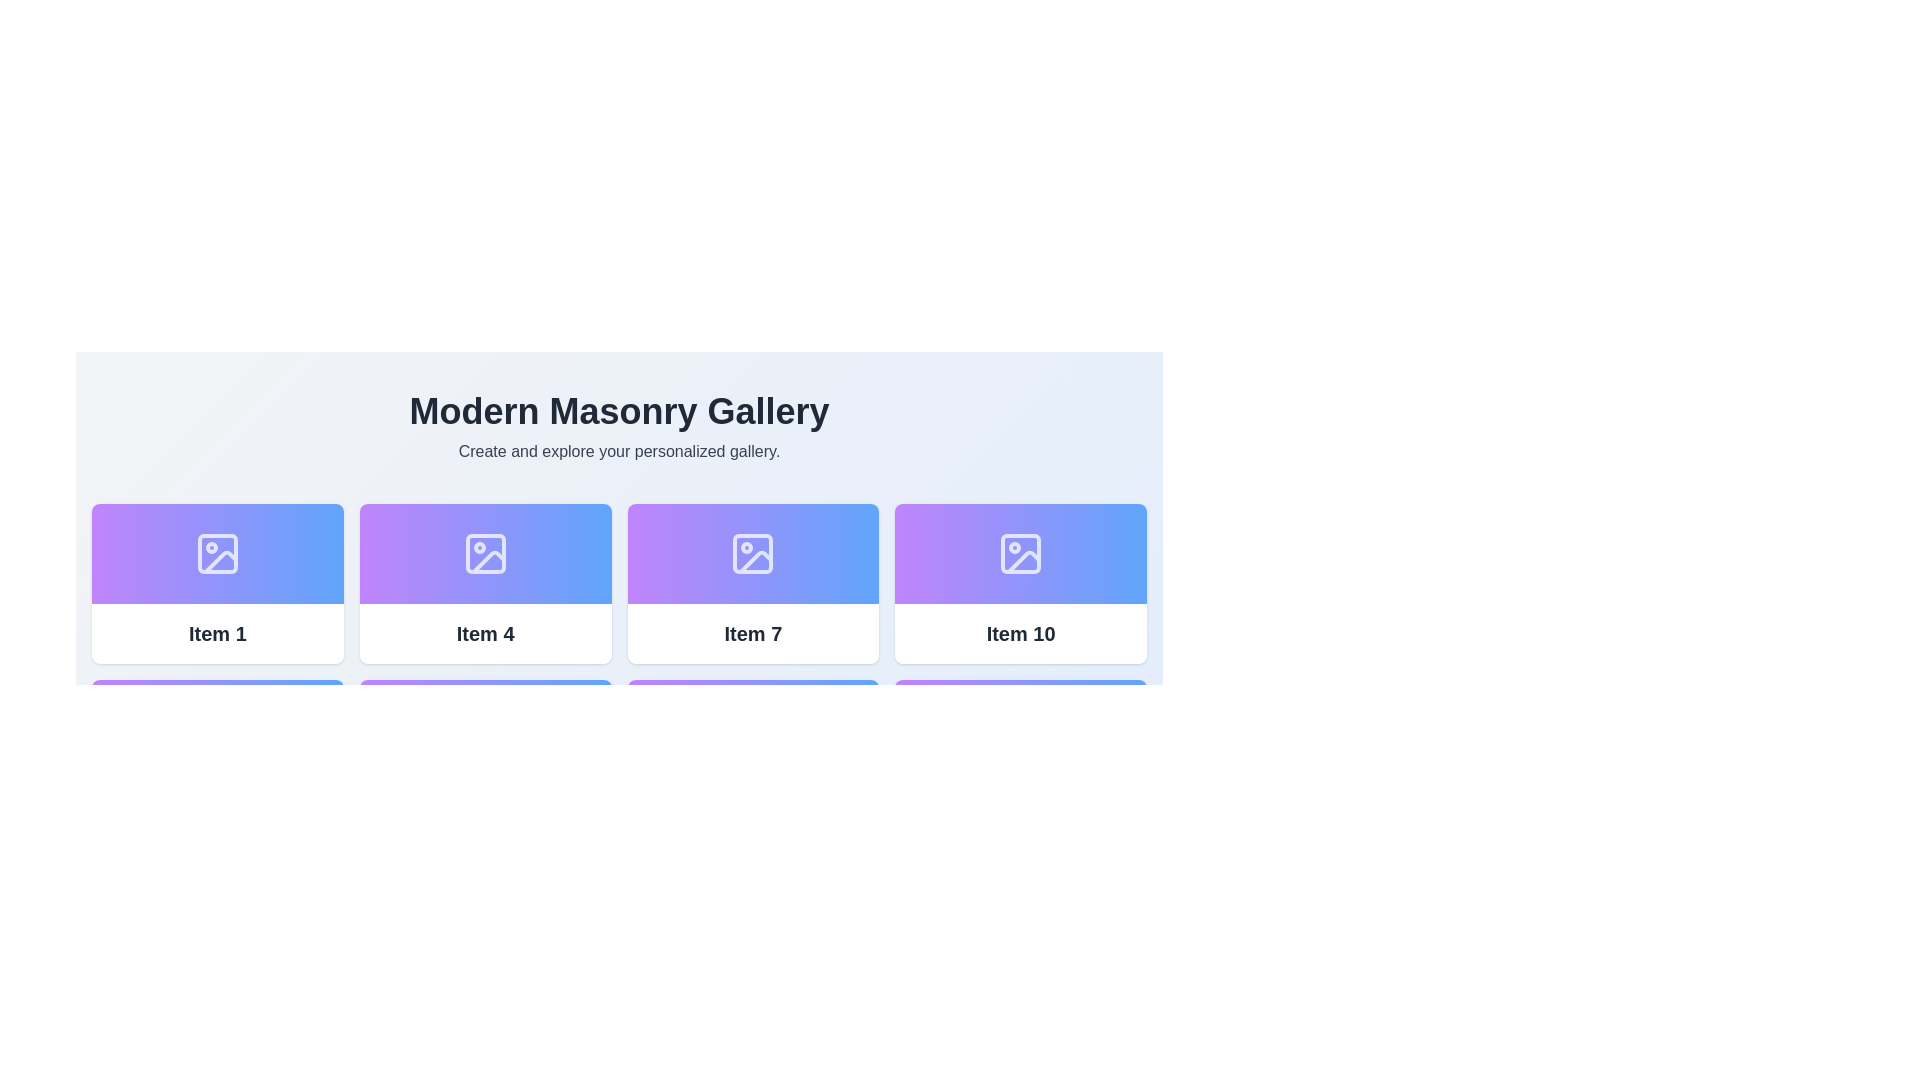  Describe the element at coordinates (618, 411) in the screenshot. I see `the heading text that serves as the title of the gallery section, providing context for the items displayed below` at that location.